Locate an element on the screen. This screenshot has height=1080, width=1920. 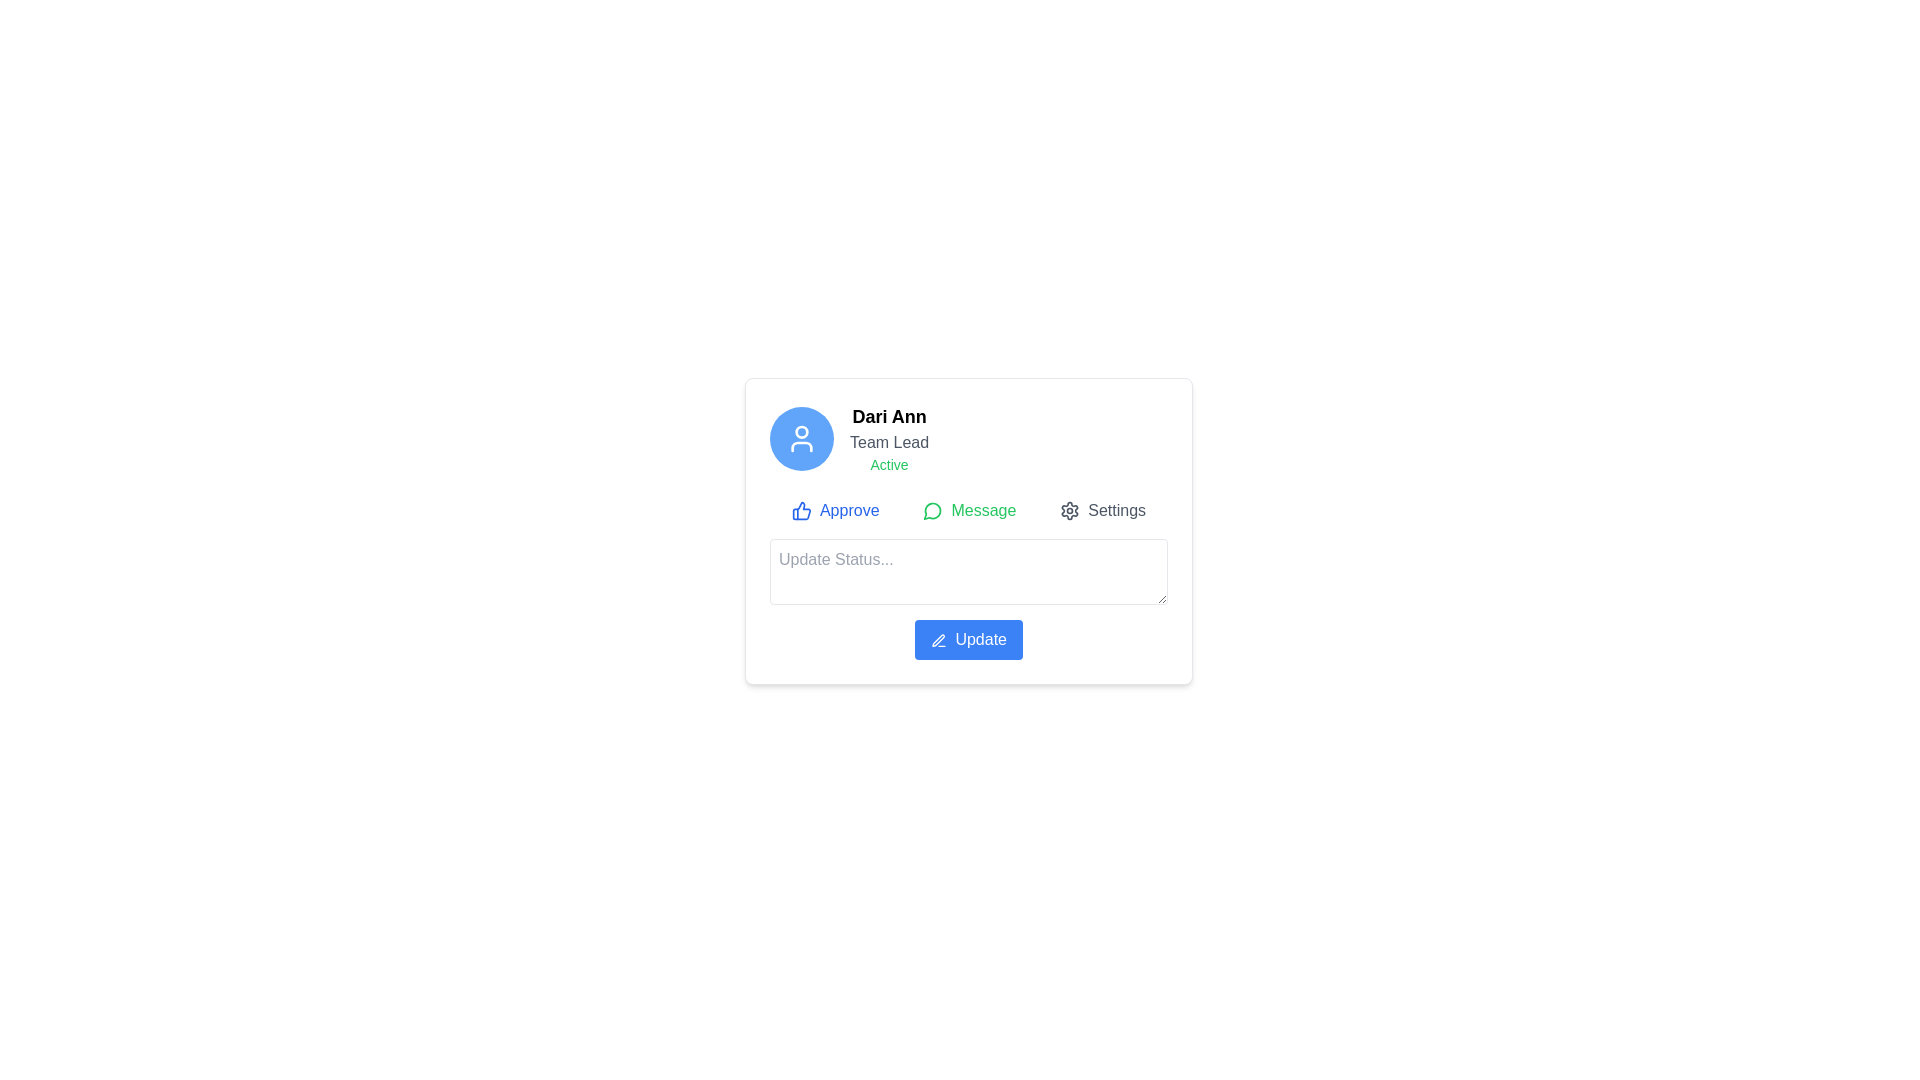
the messaging button located between the 'Approve' and 'Settings' buttons is located at coordinates (969, 509).